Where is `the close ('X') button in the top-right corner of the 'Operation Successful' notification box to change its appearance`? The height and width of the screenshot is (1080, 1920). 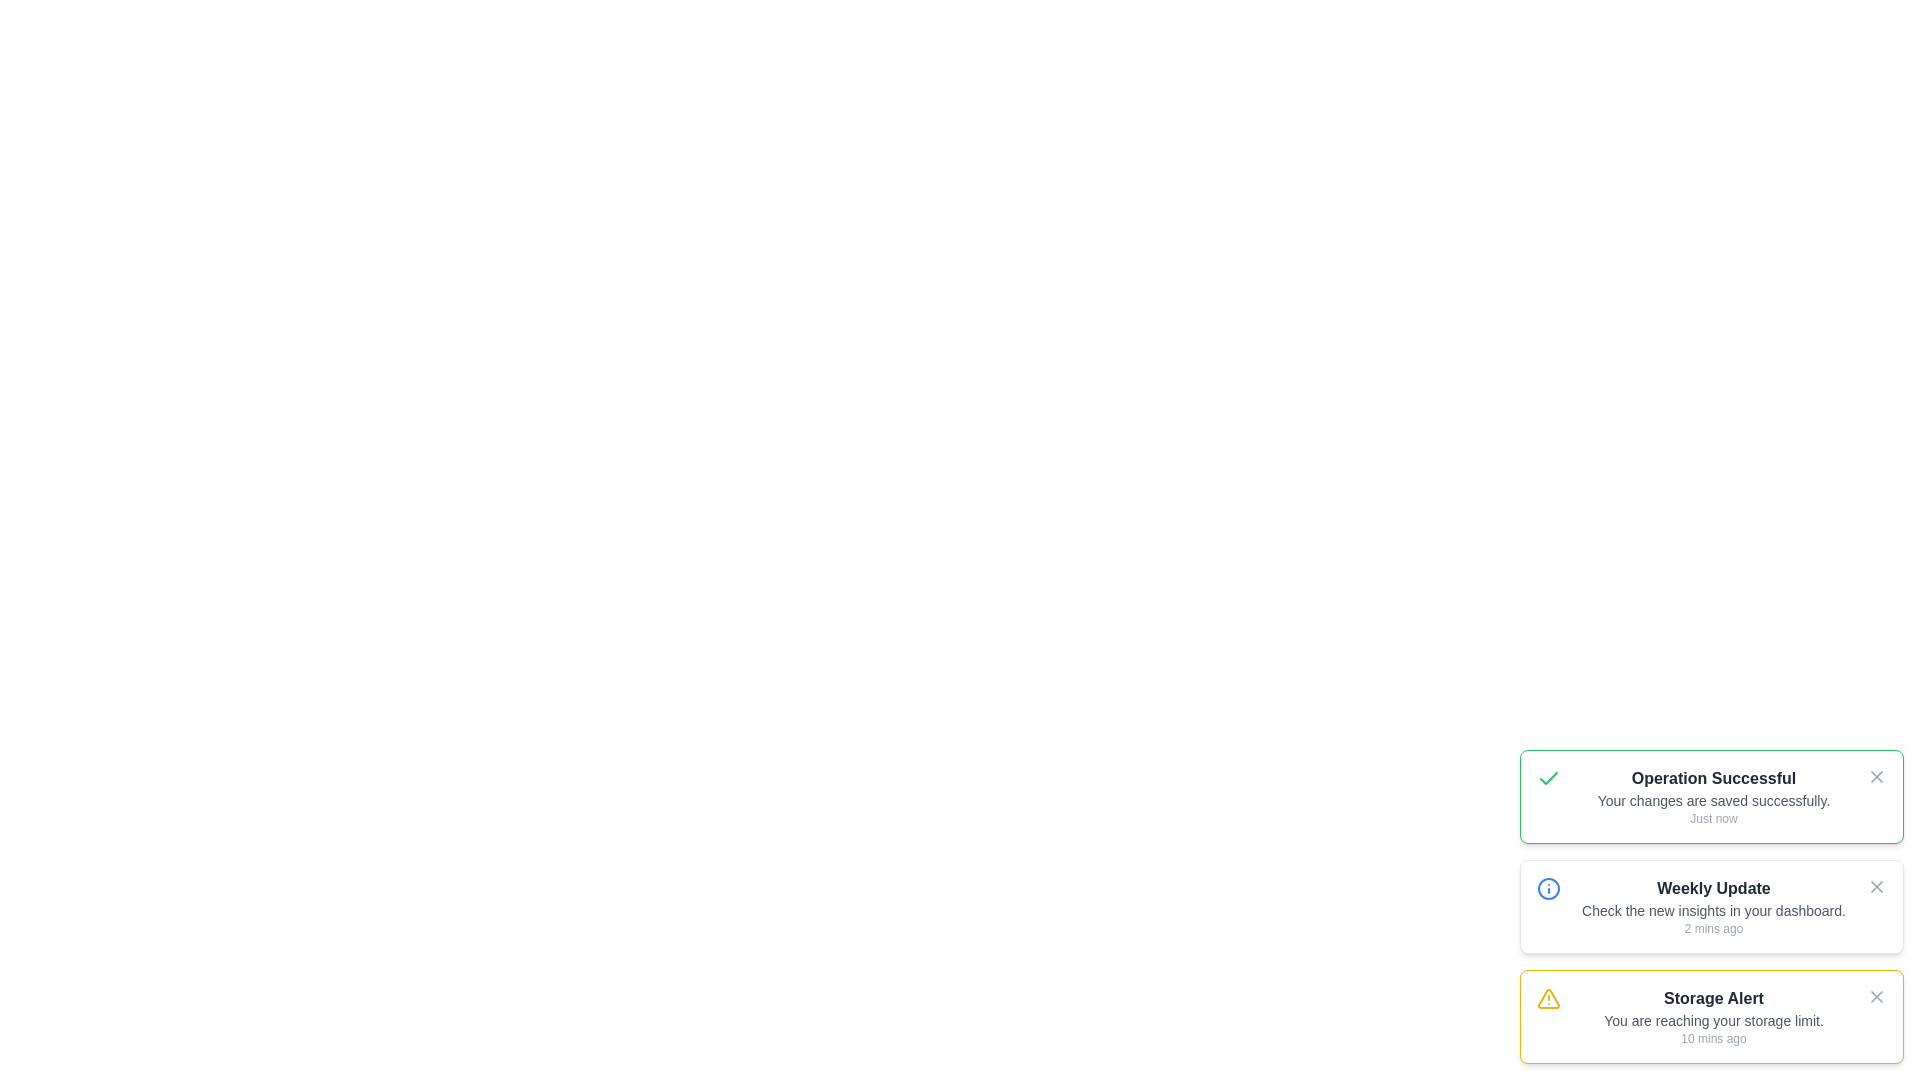 the close ('X') button in the top-right corner of the 'Operation Successful' notification box to change its appearance is located at coordinates (1875, 775).